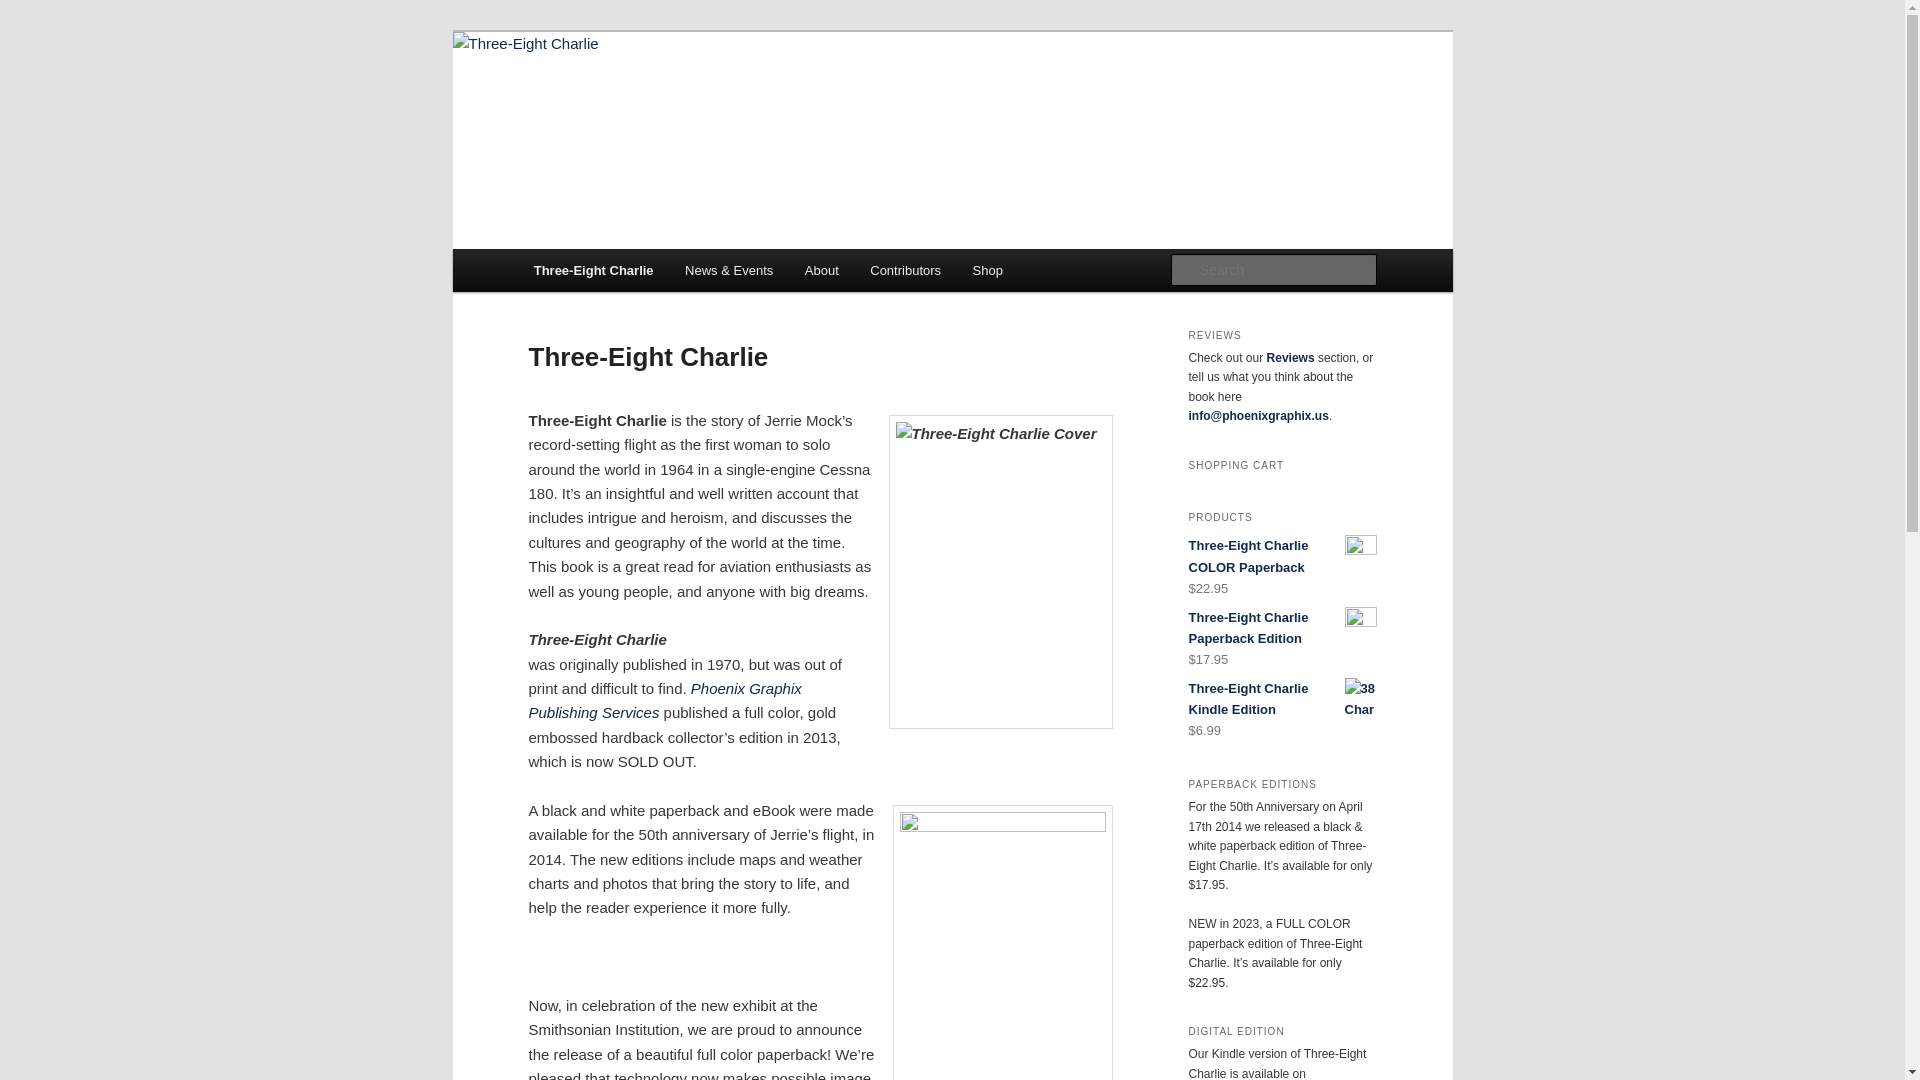 Image resolution: width=1920 pixels, height=1080 pixels. I want to click on 'Reviews', so click(1291, 357).